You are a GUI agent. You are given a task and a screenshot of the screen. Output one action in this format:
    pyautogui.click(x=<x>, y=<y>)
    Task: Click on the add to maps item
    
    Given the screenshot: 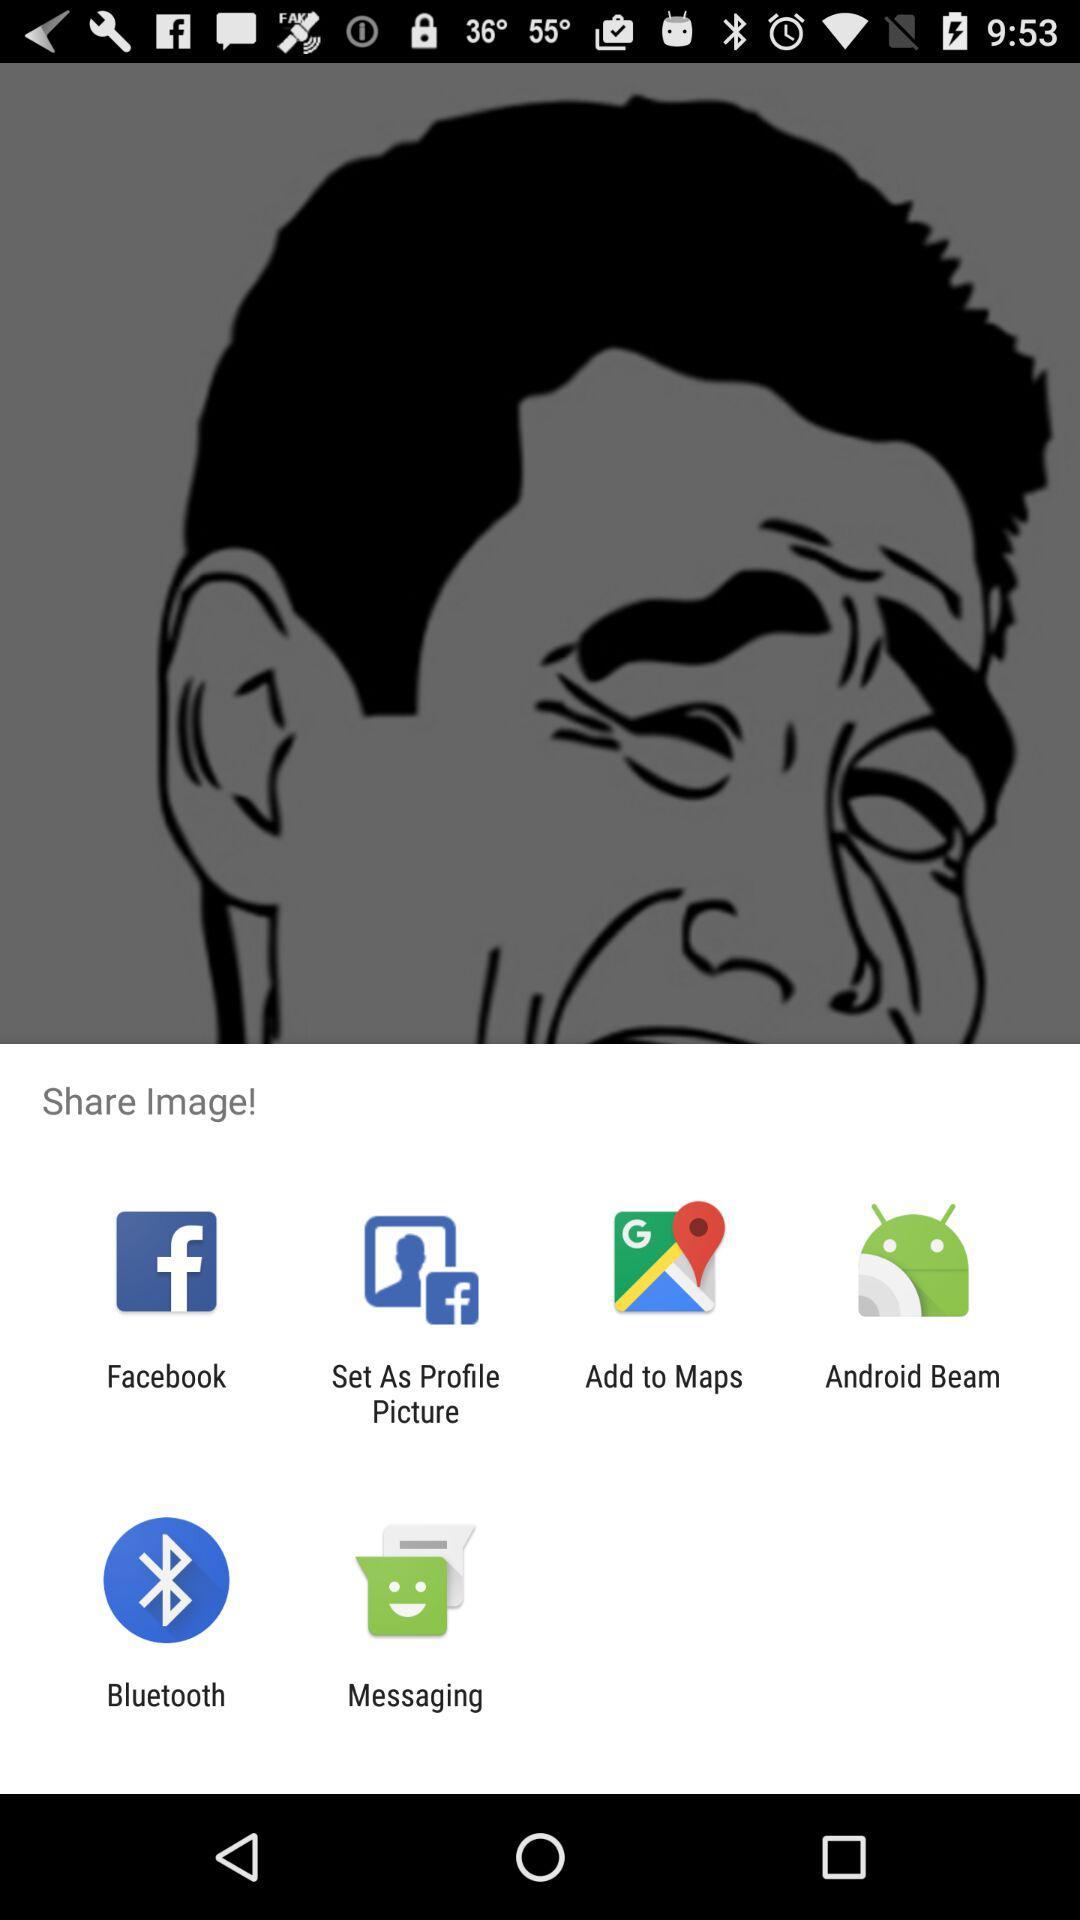 What is the action you would take?
    pyautogui.click(x=664, y=1392)
    